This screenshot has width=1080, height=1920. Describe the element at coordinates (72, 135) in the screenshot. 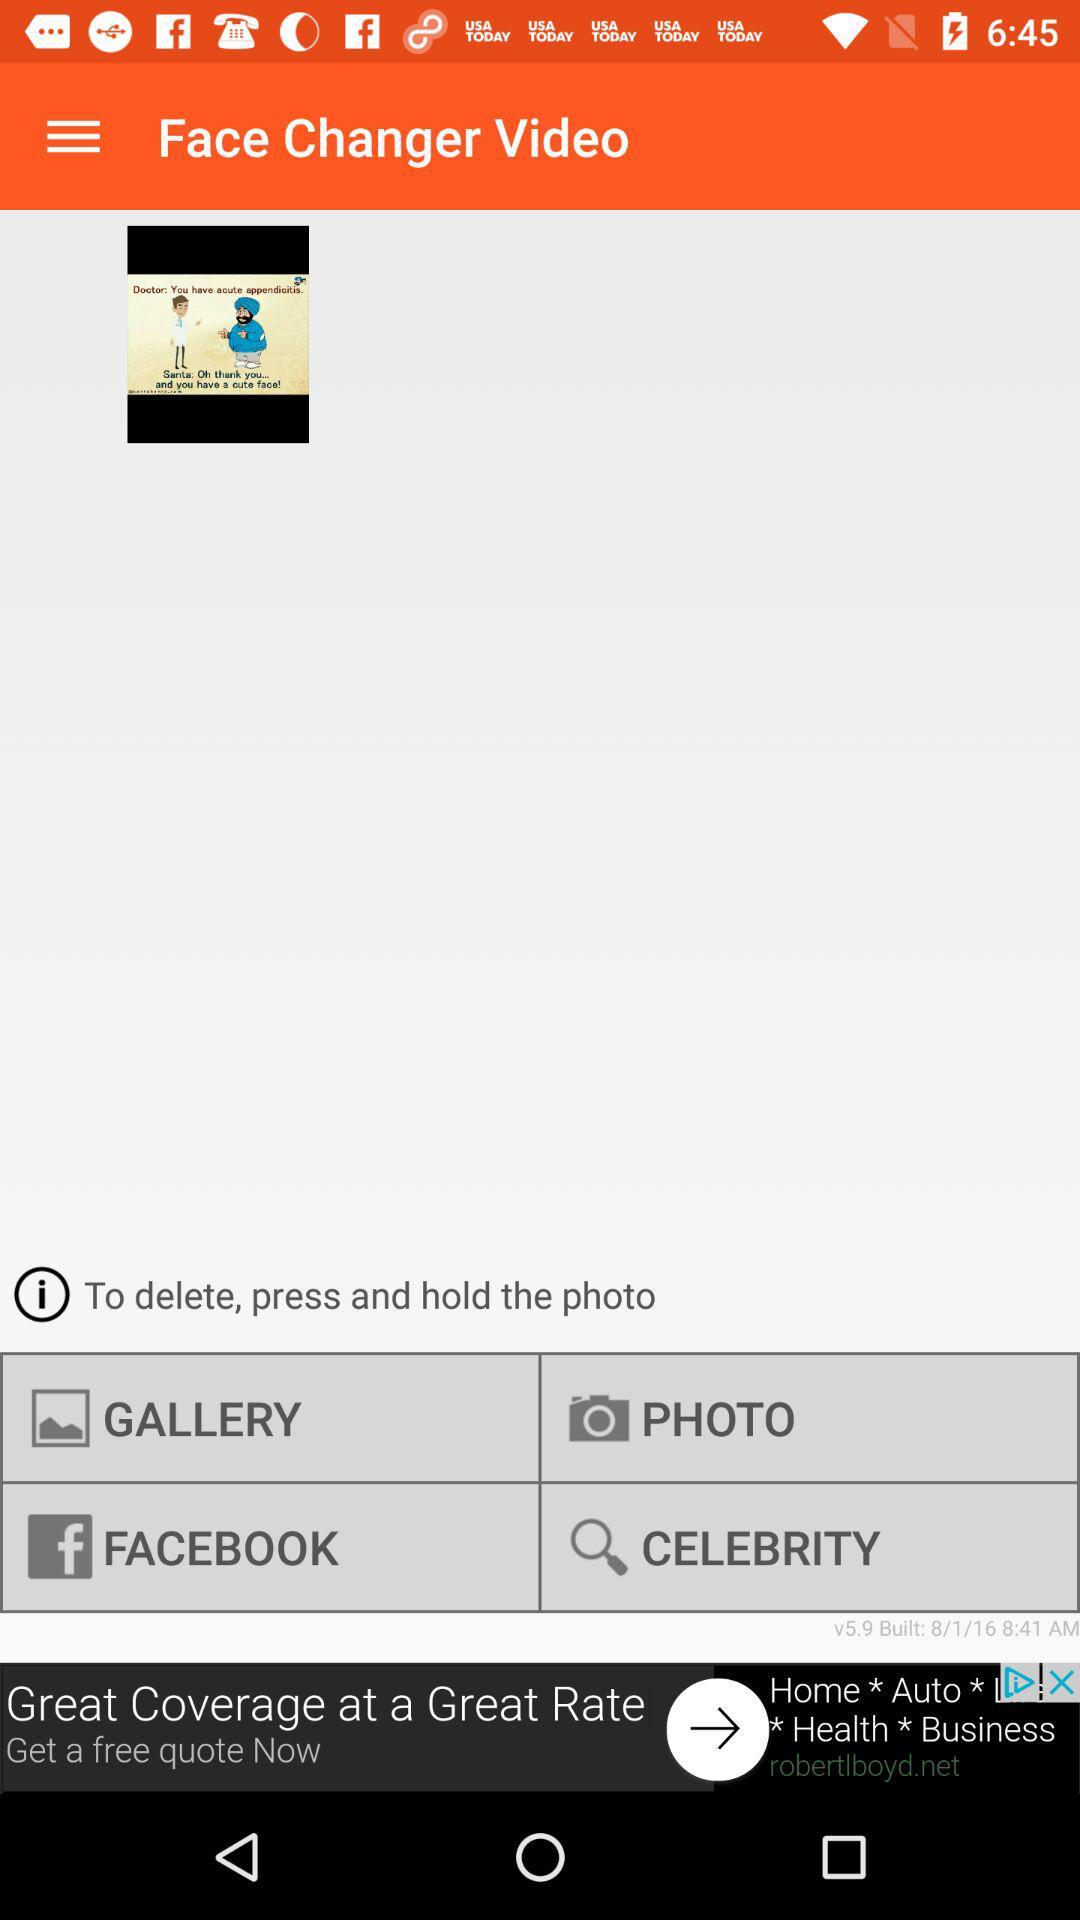

I see `icon next to the face changer video app` at that location.